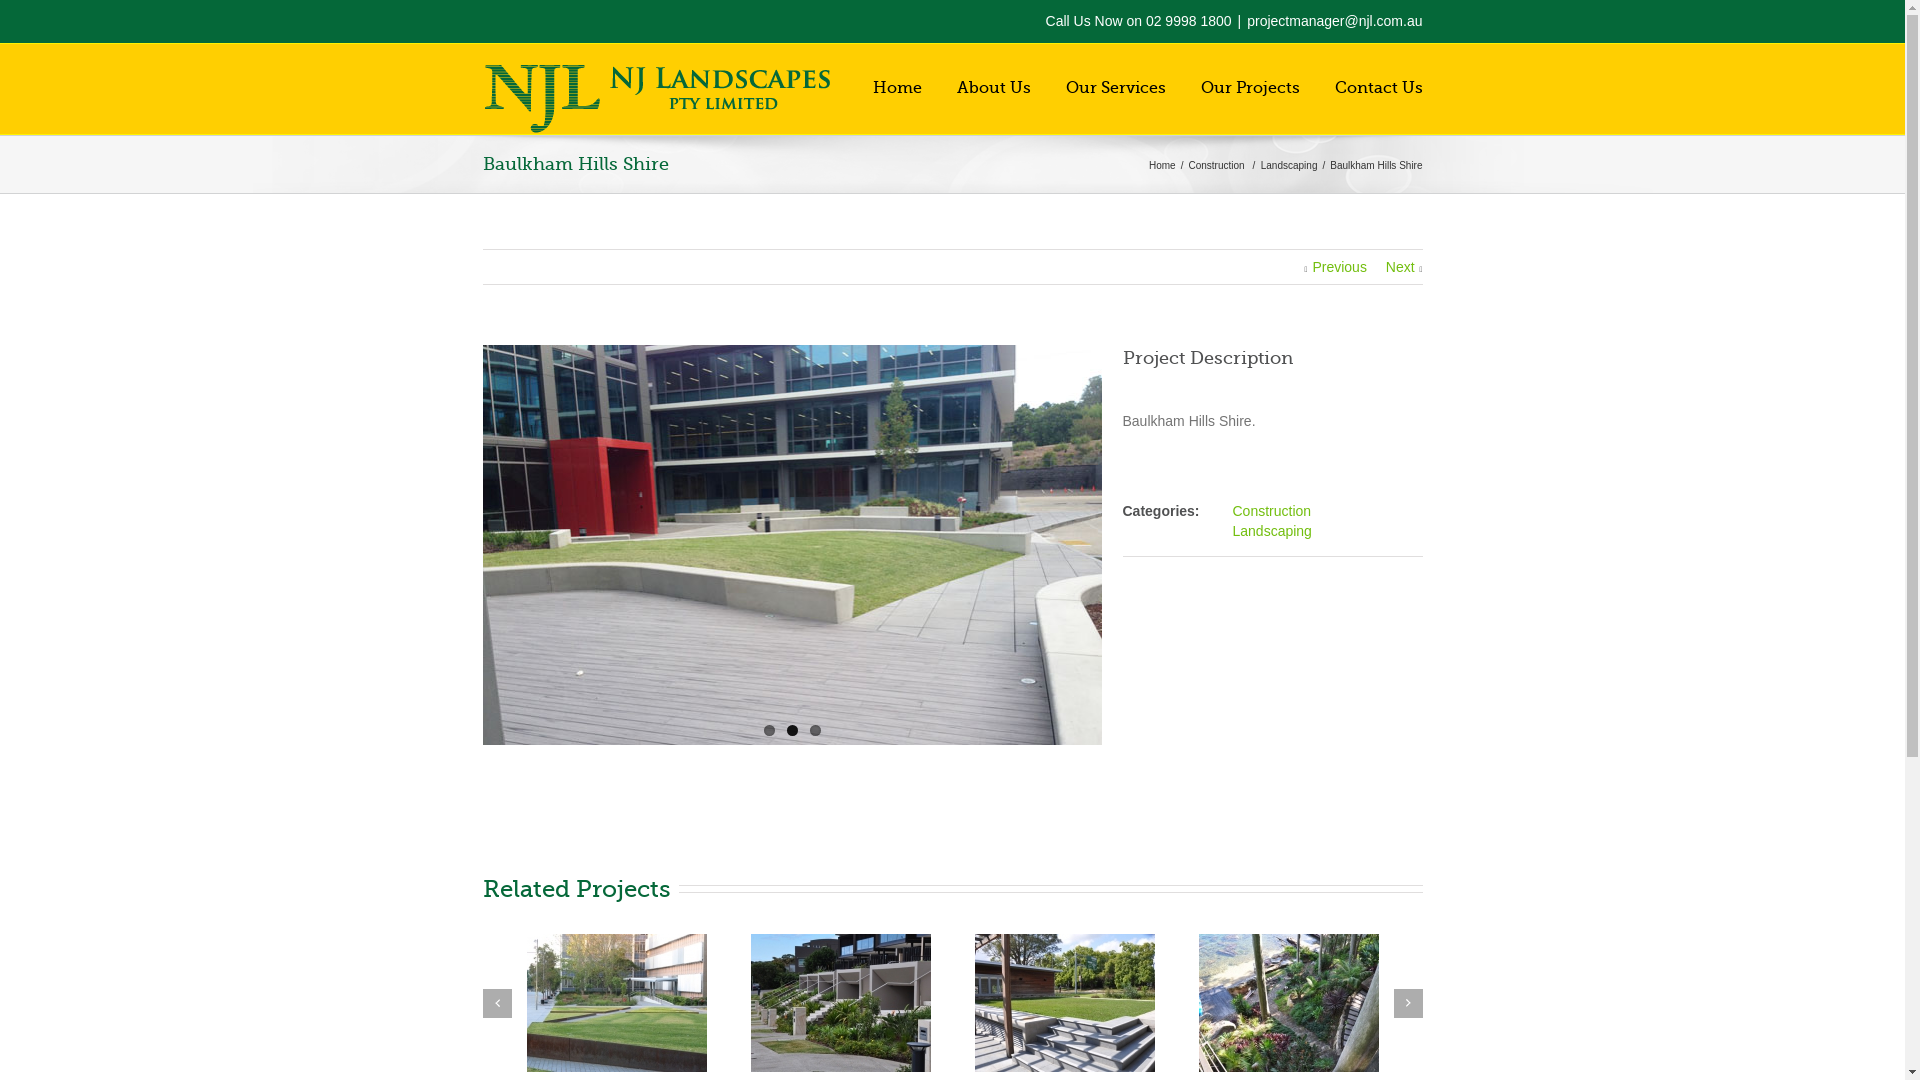  I want to click on 'projectmanager@njl.com.au', so click(1334, 20).